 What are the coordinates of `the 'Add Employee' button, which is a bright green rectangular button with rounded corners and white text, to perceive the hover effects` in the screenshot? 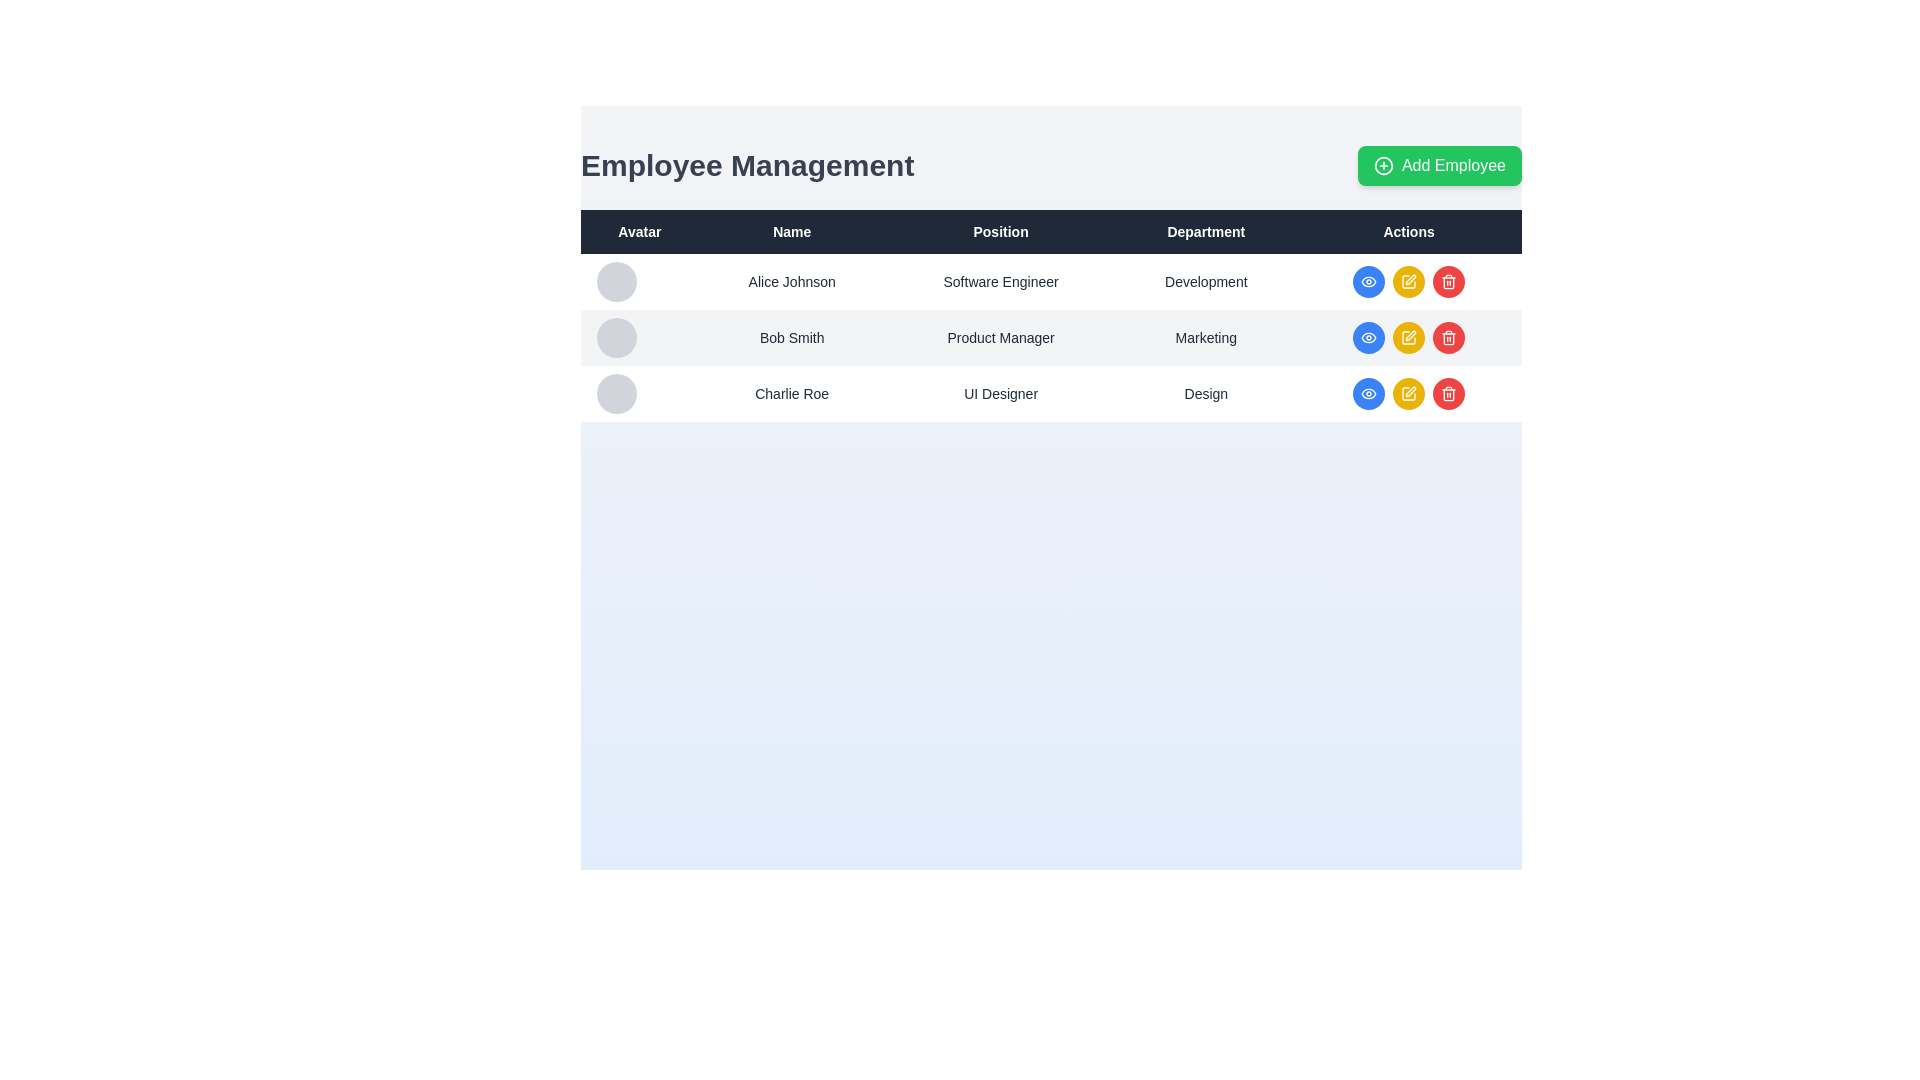 It's located at (1440, 164).